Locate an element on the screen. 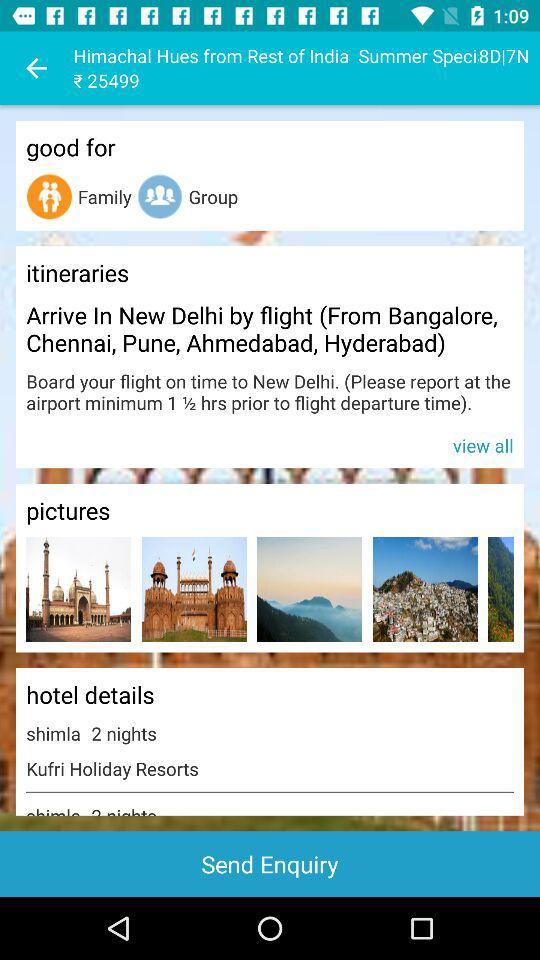 The image size is (540, 960). next image is located at coordinates (500, 589).